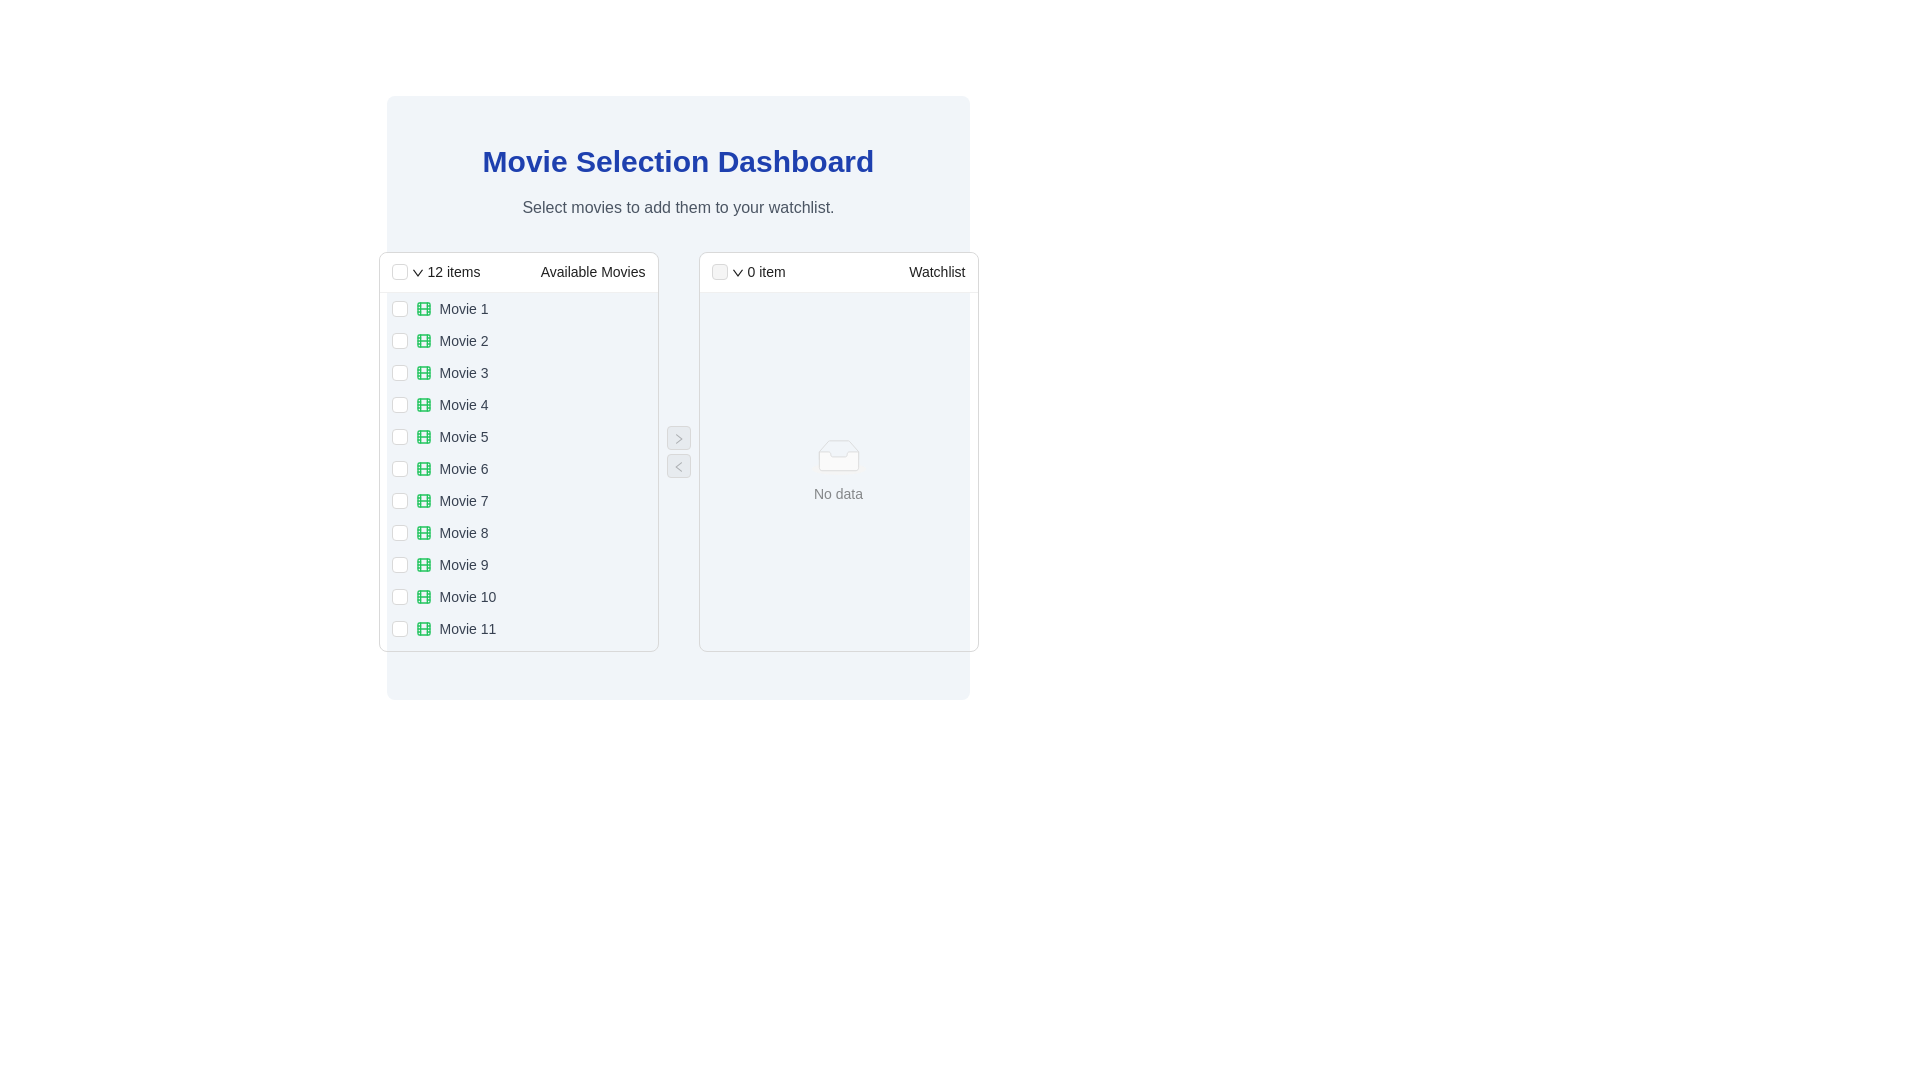  What do you see at coordinates (518, 469) in the screenshot?
I see `the checkbox associated with the movie option 'Movie 6' in the vertical list of 'Available Movies'` at bounding box center [518, 469].